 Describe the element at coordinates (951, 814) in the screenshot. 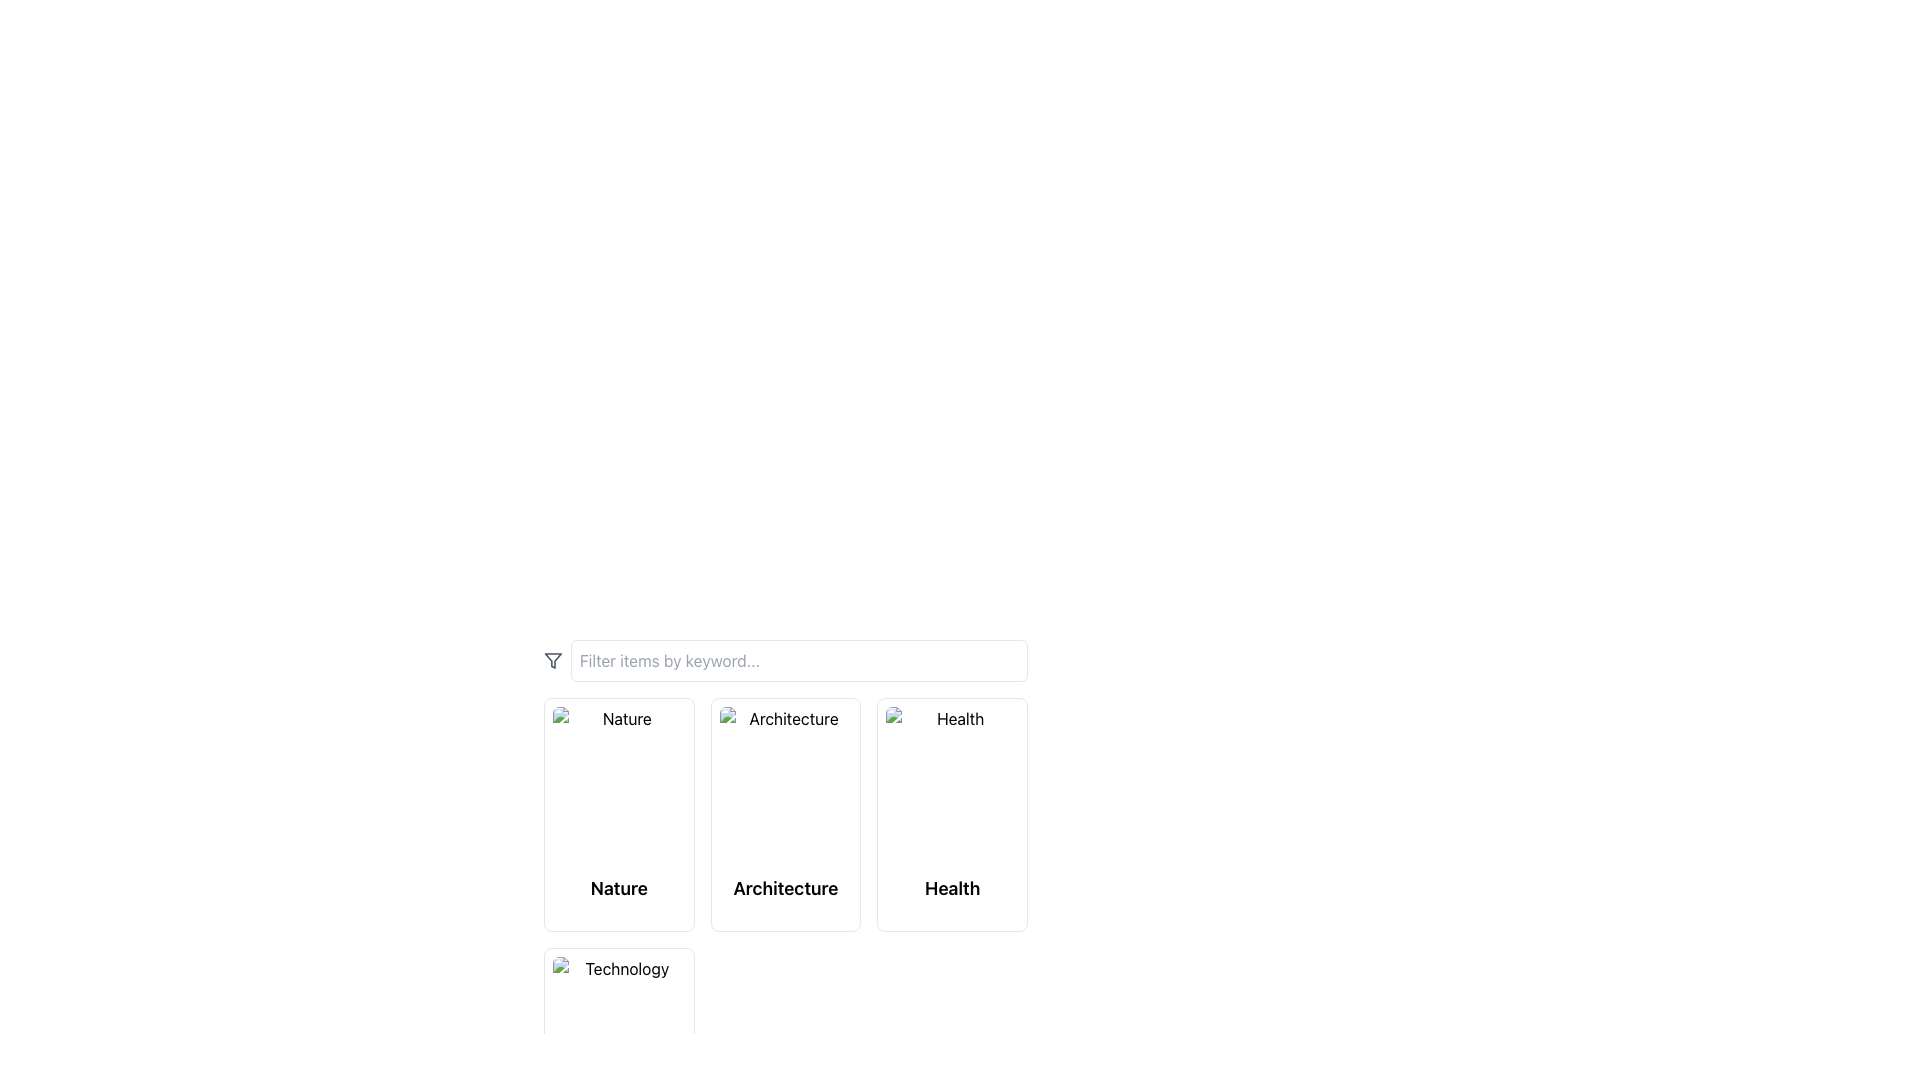

I see `the 'Health' Category card, which is the third card in the top row of a grid layout` at that location.